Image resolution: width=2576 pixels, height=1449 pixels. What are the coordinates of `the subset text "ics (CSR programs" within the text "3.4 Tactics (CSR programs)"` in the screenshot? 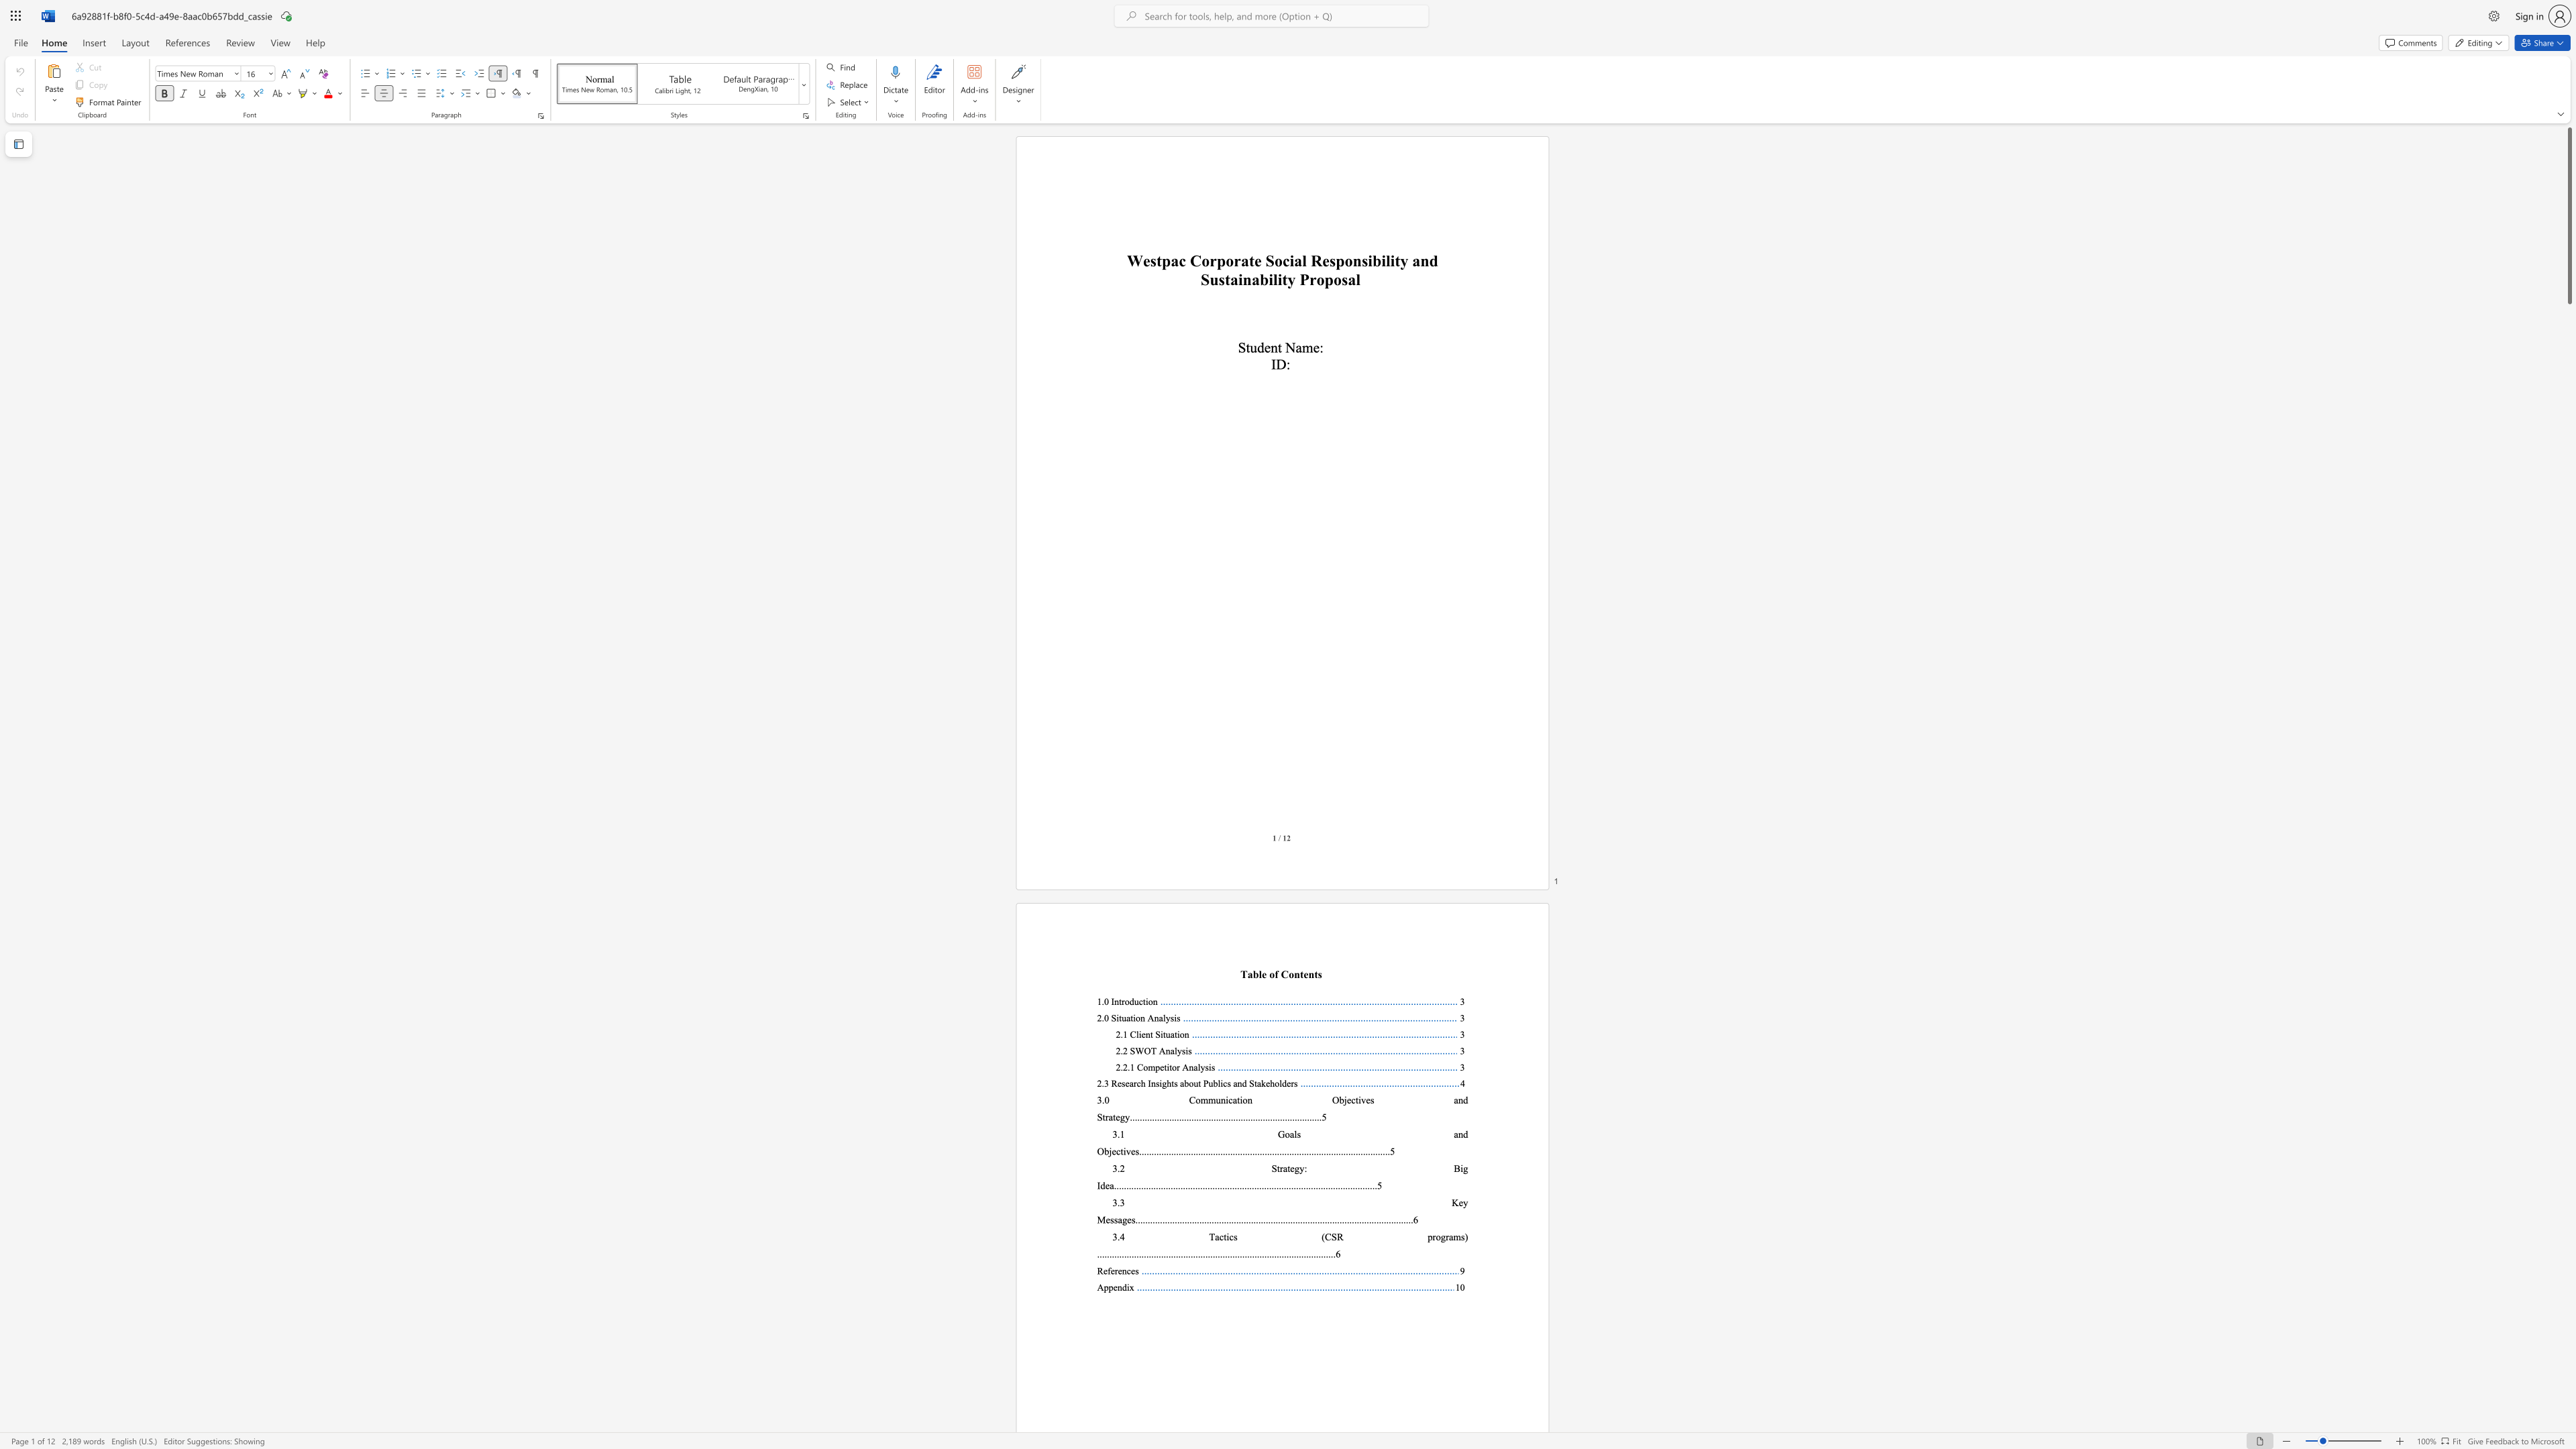 It's located at (1226, 1235).